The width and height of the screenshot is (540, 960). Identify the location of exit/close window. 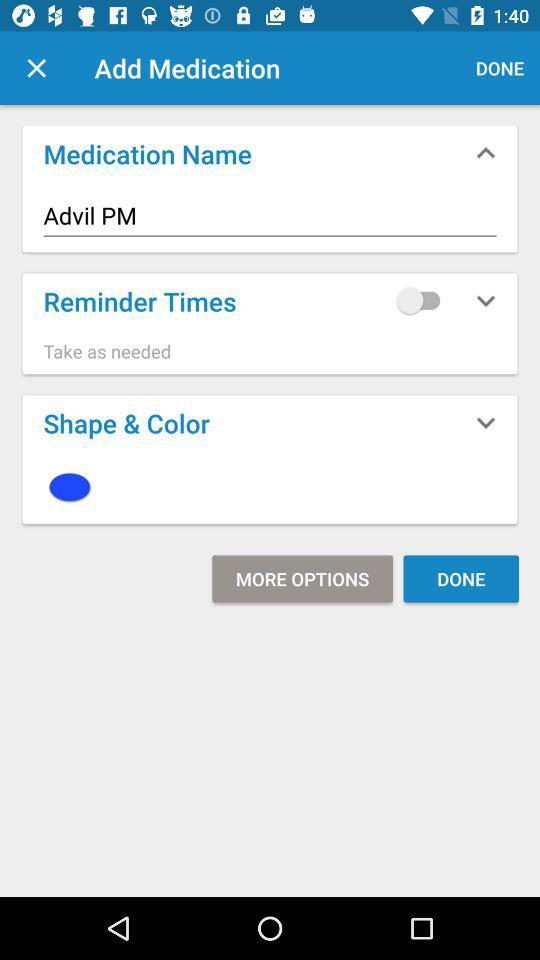
(36, 68).